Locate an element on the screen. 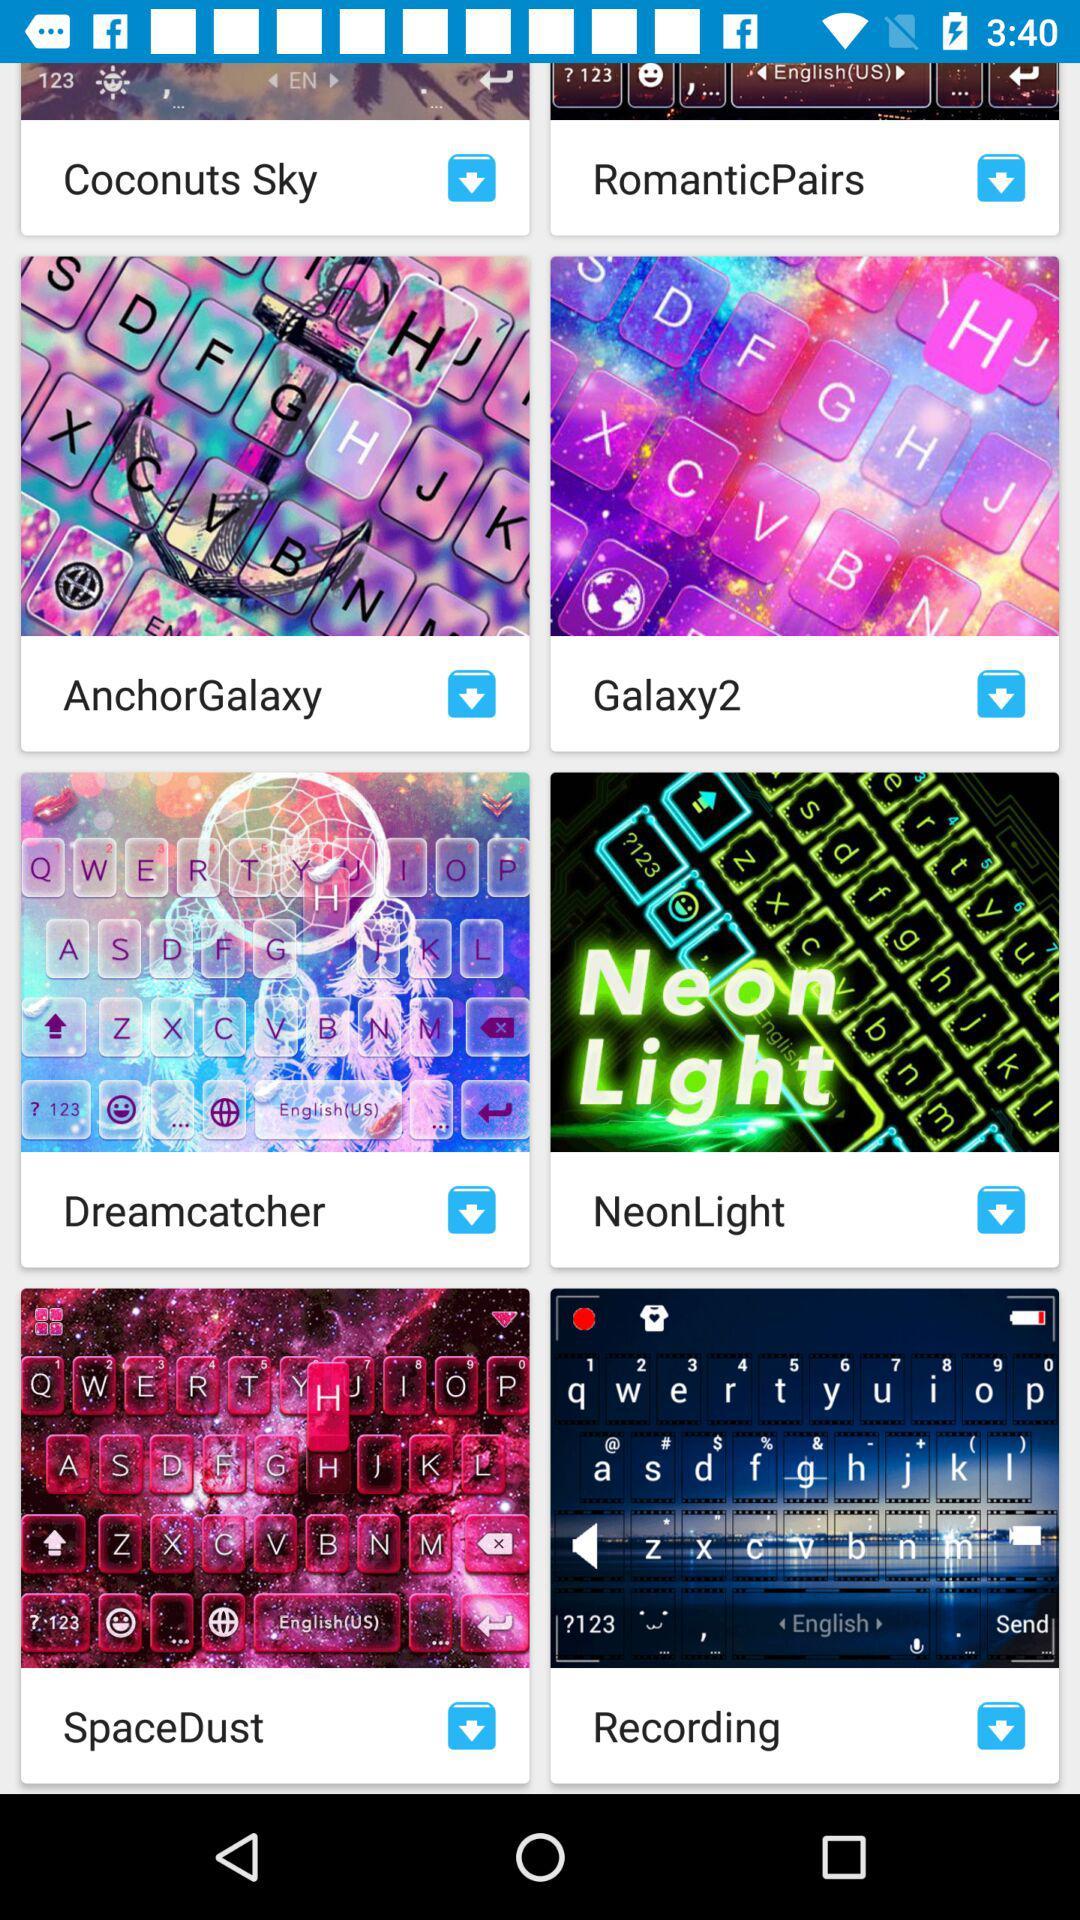 The image size is (1080, 1920). download image is located at coordinates (1001, 177).